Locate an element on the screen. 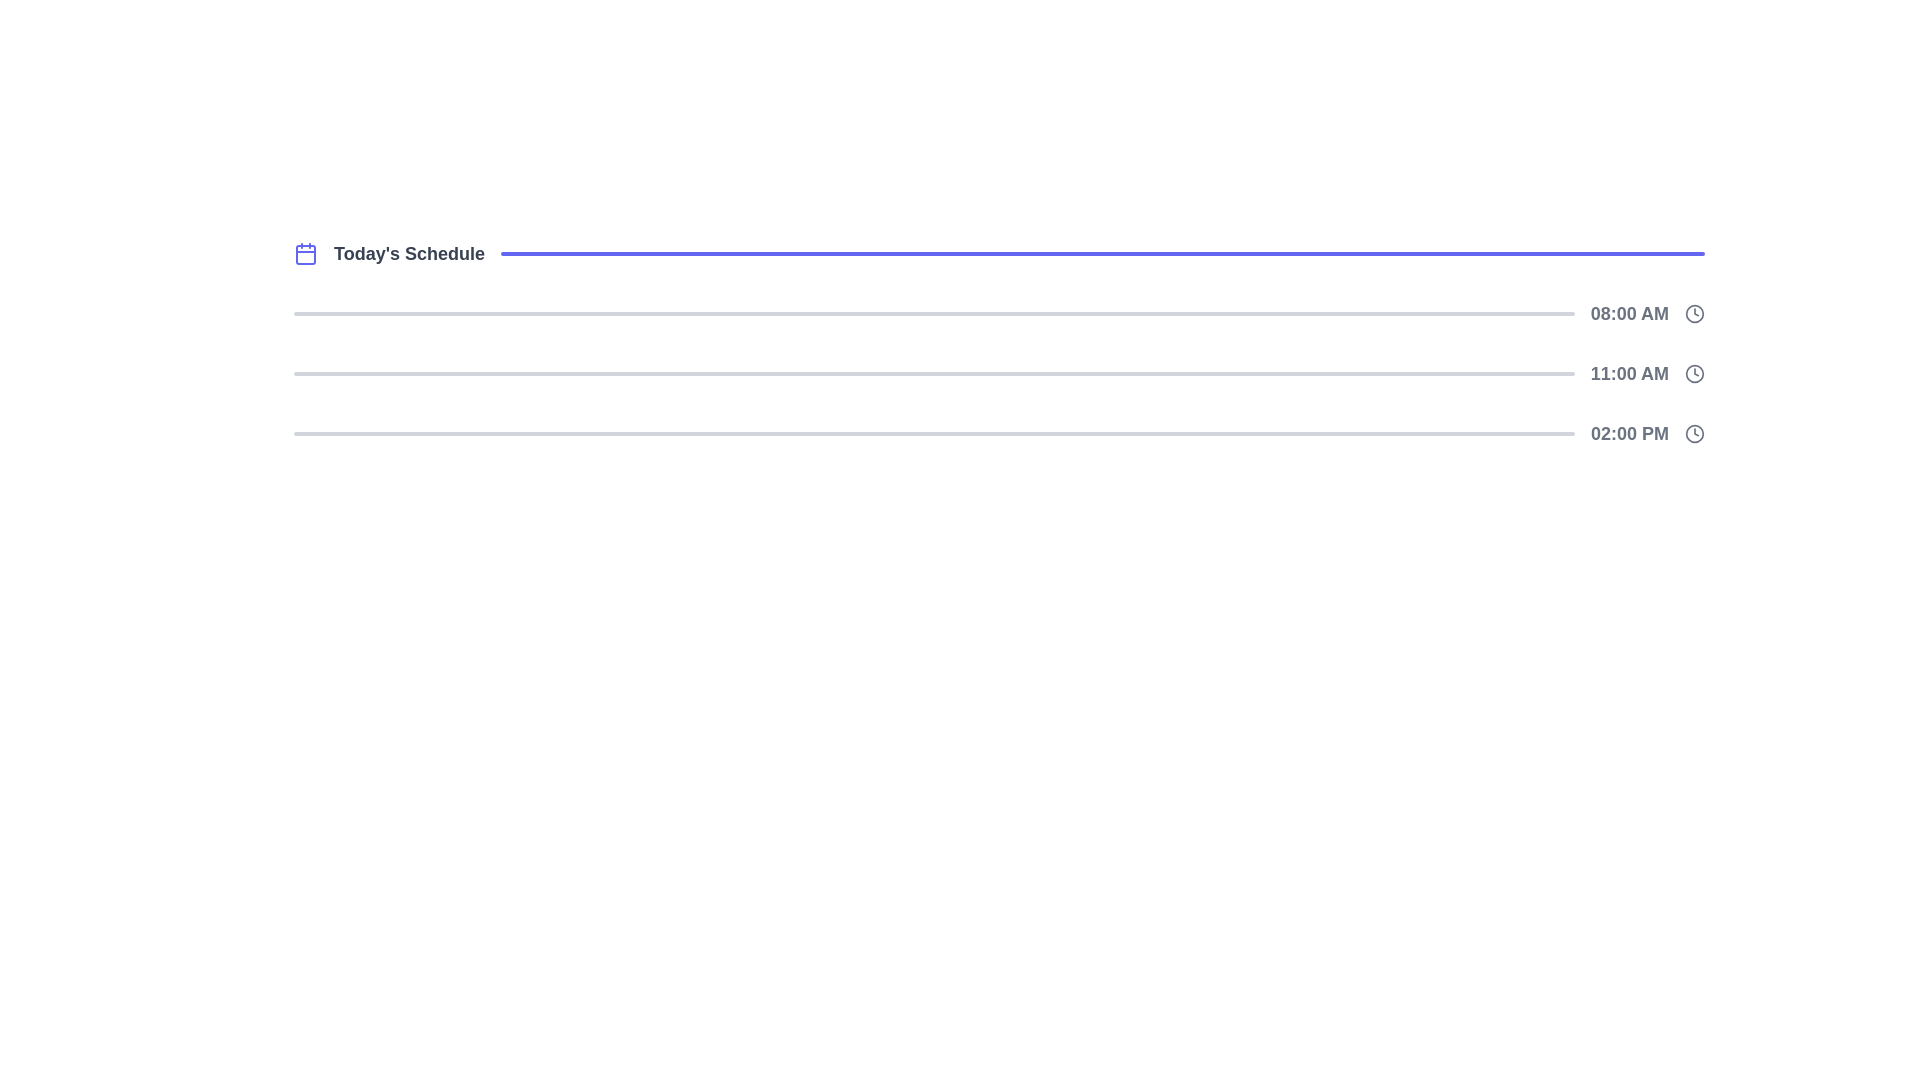  the time-related icon located at the far right of the row containing '02:00 PM' to interact with it is located at coordinates (1693, 433).